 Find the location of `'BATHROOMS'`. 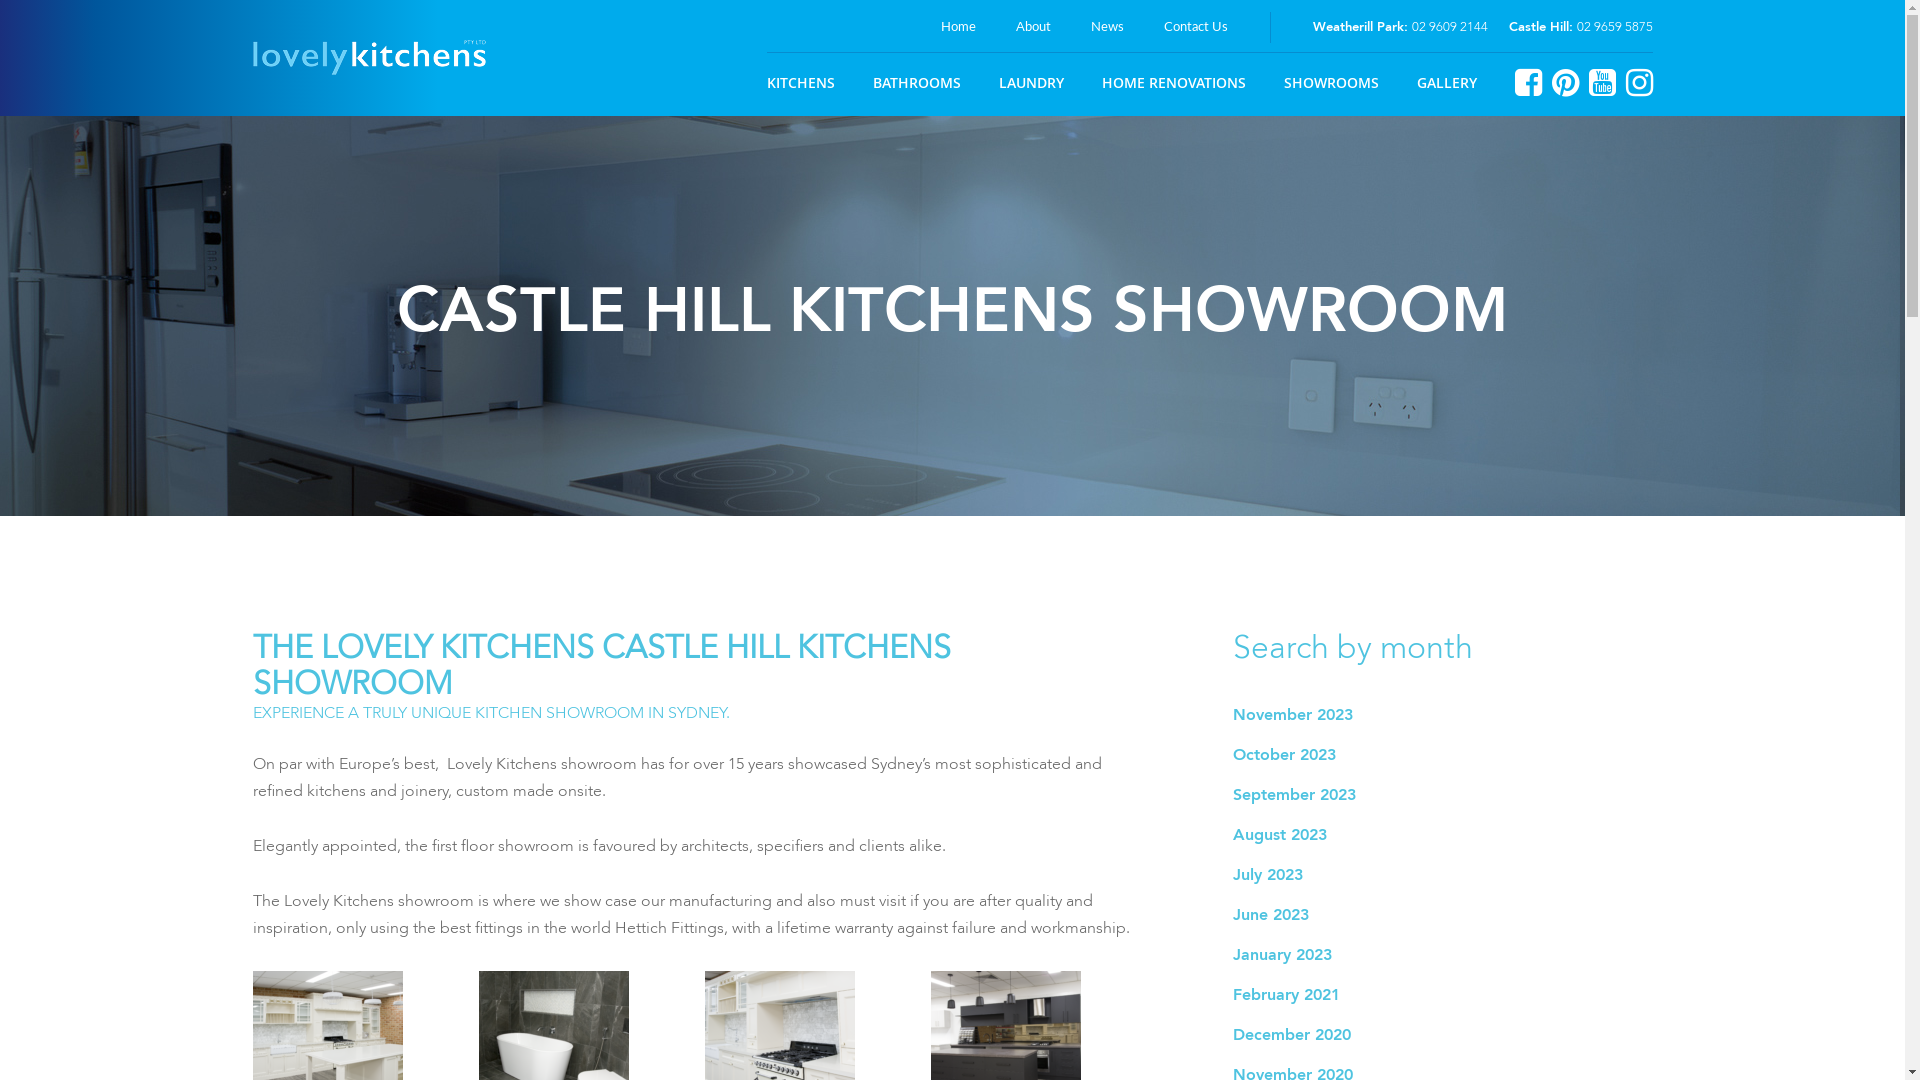

'BATHROOMS' is located at coordinates (915, 81).